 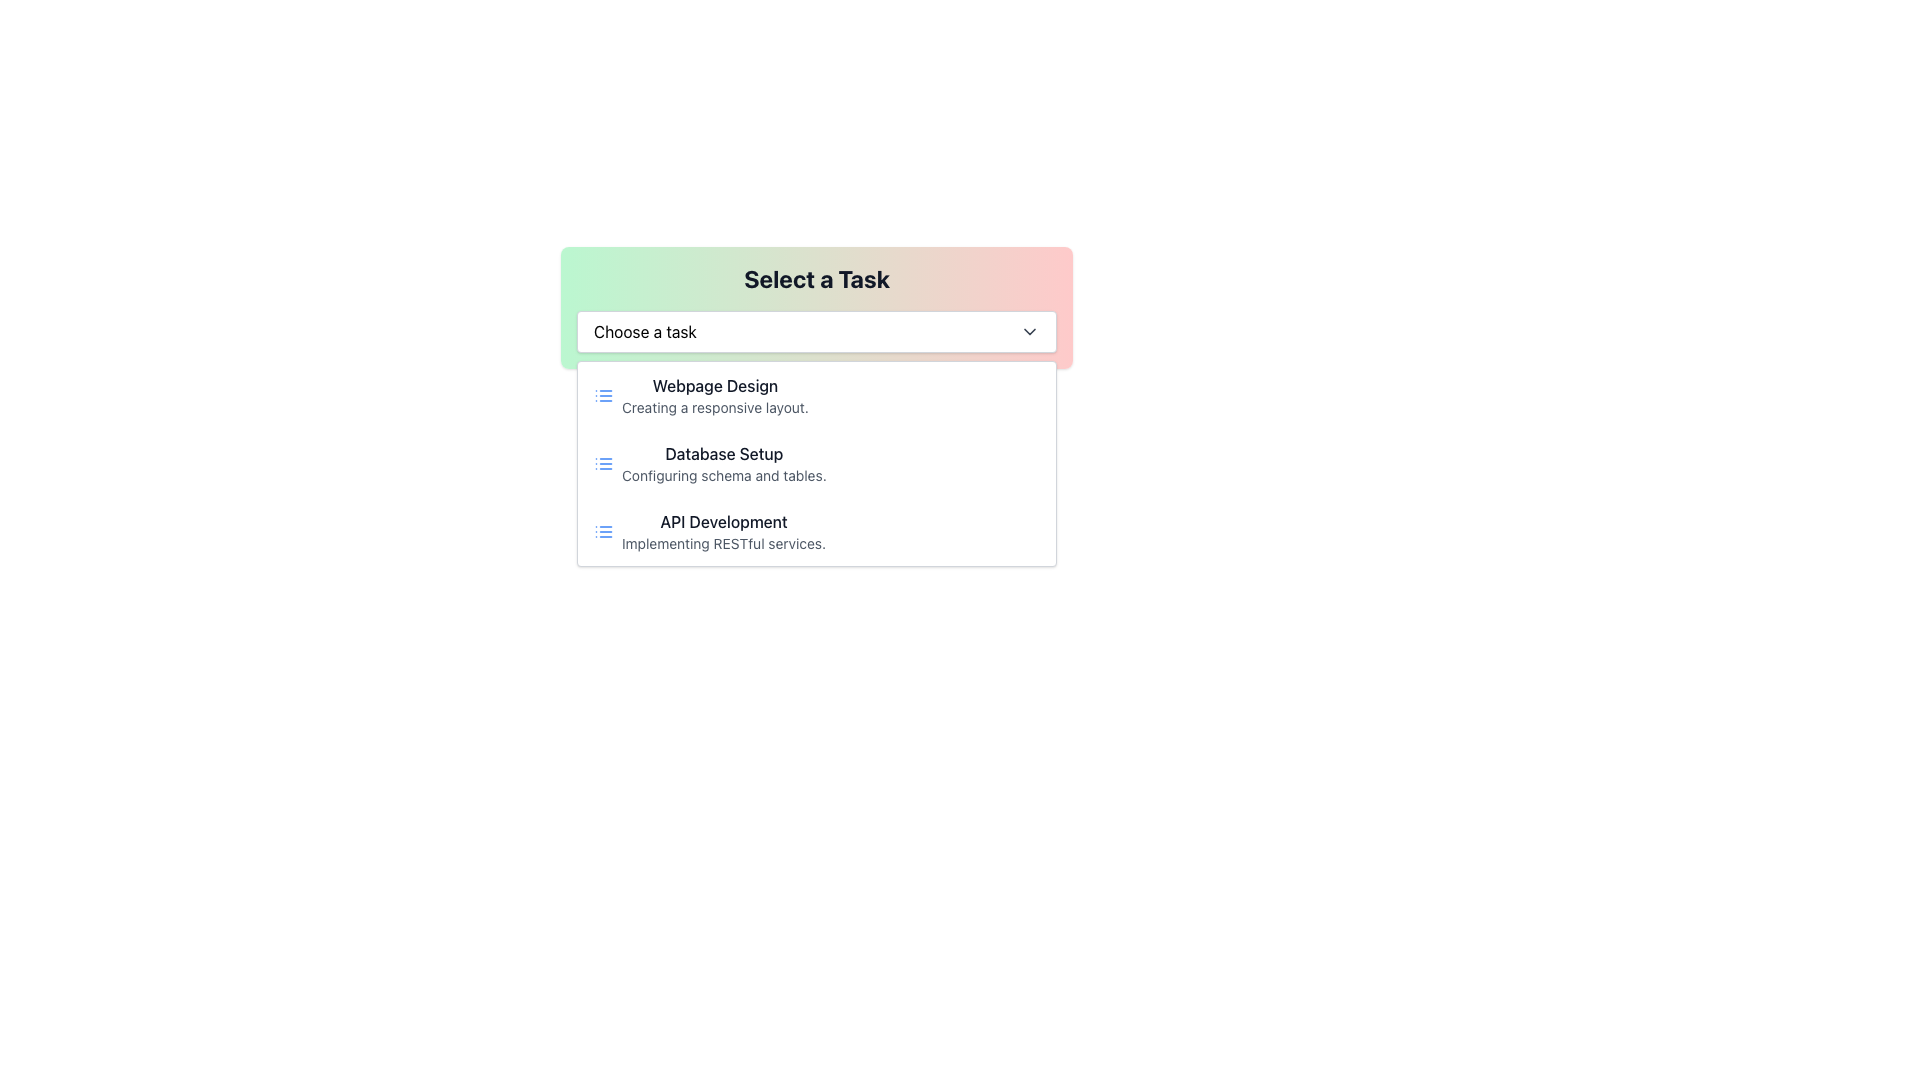 What do you see at coordinates (715, 407) in the screenshot?
I see `the text label displaying 'Creating a responsive layout.' which is located directly under the bolded text 'Webpage Design' in the dropdown menu` at bounding box center [715, 407].